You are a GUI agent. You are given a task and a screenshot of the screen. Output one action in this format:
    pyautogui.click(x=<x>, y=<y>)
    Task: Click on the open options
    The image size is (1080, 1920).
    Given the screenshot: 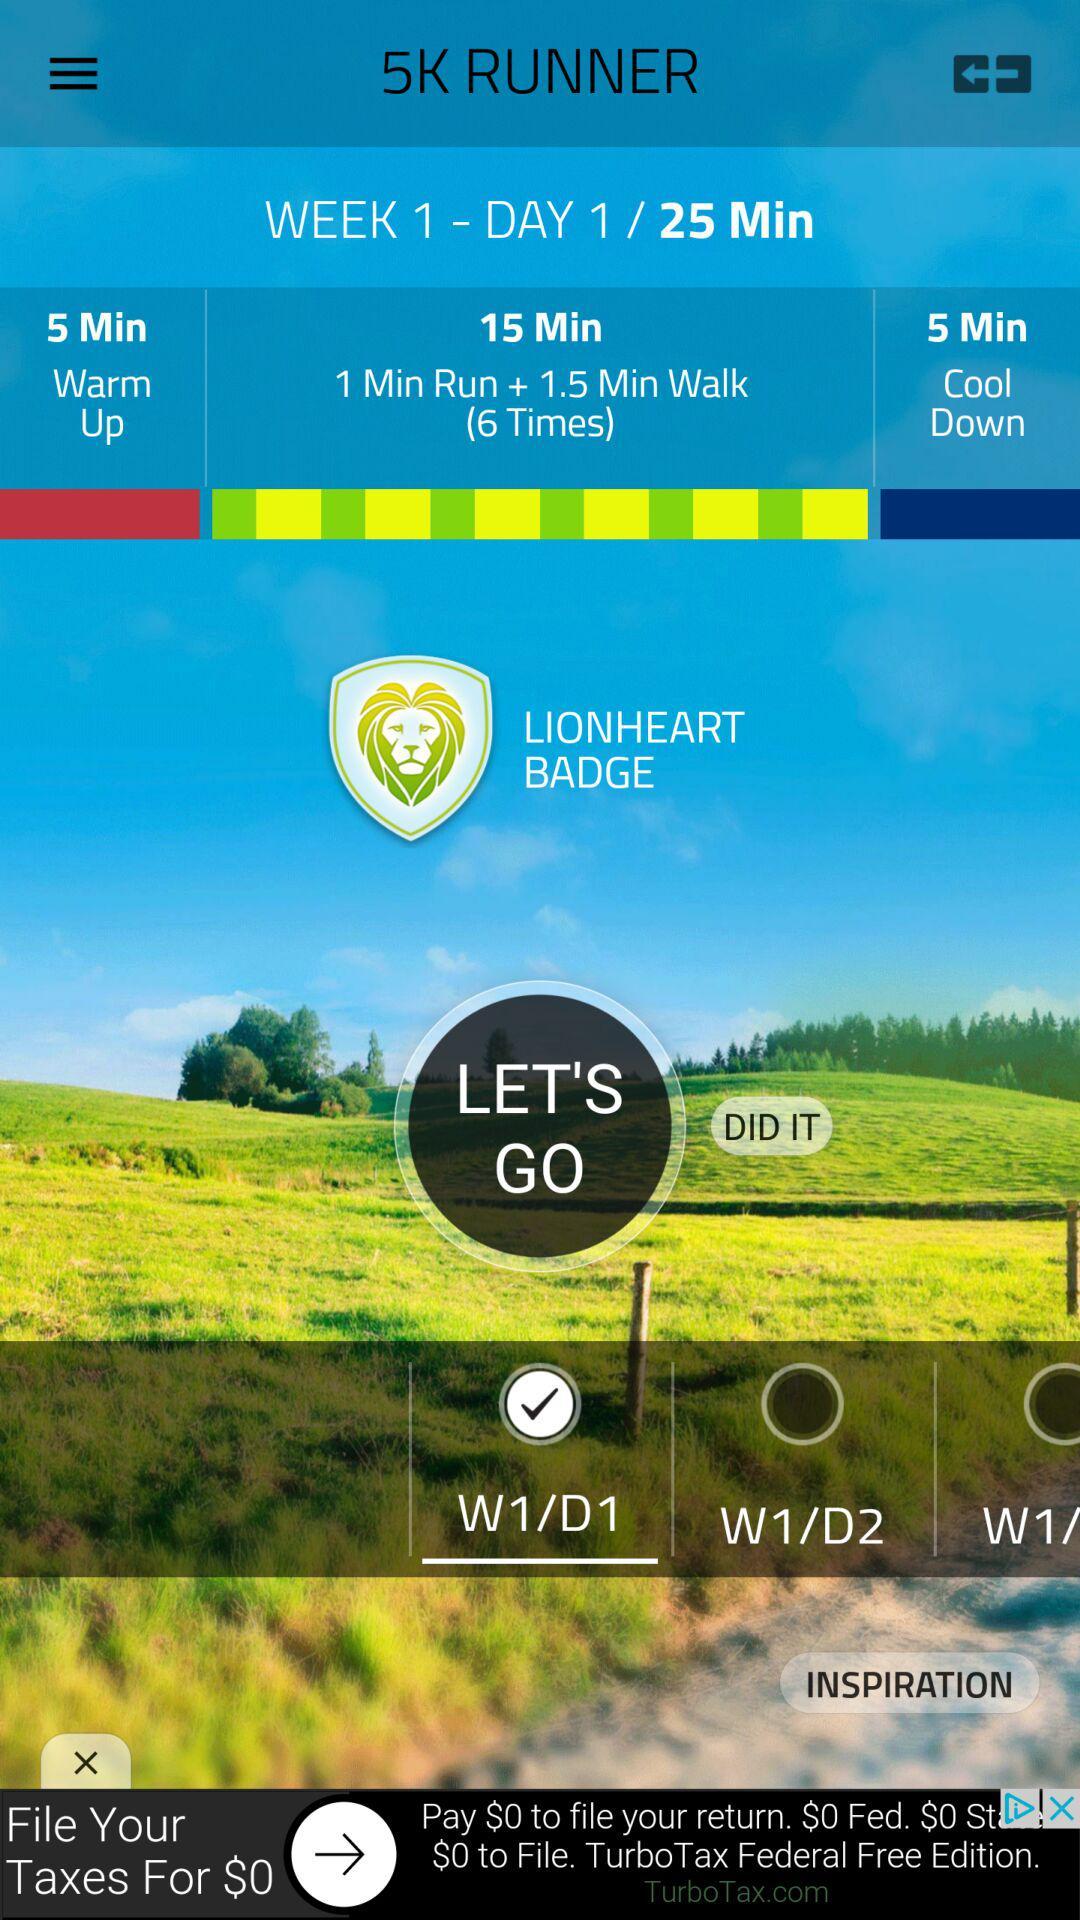 What is the action you would take?
    pyautogui.click(x=80, y=73)
    